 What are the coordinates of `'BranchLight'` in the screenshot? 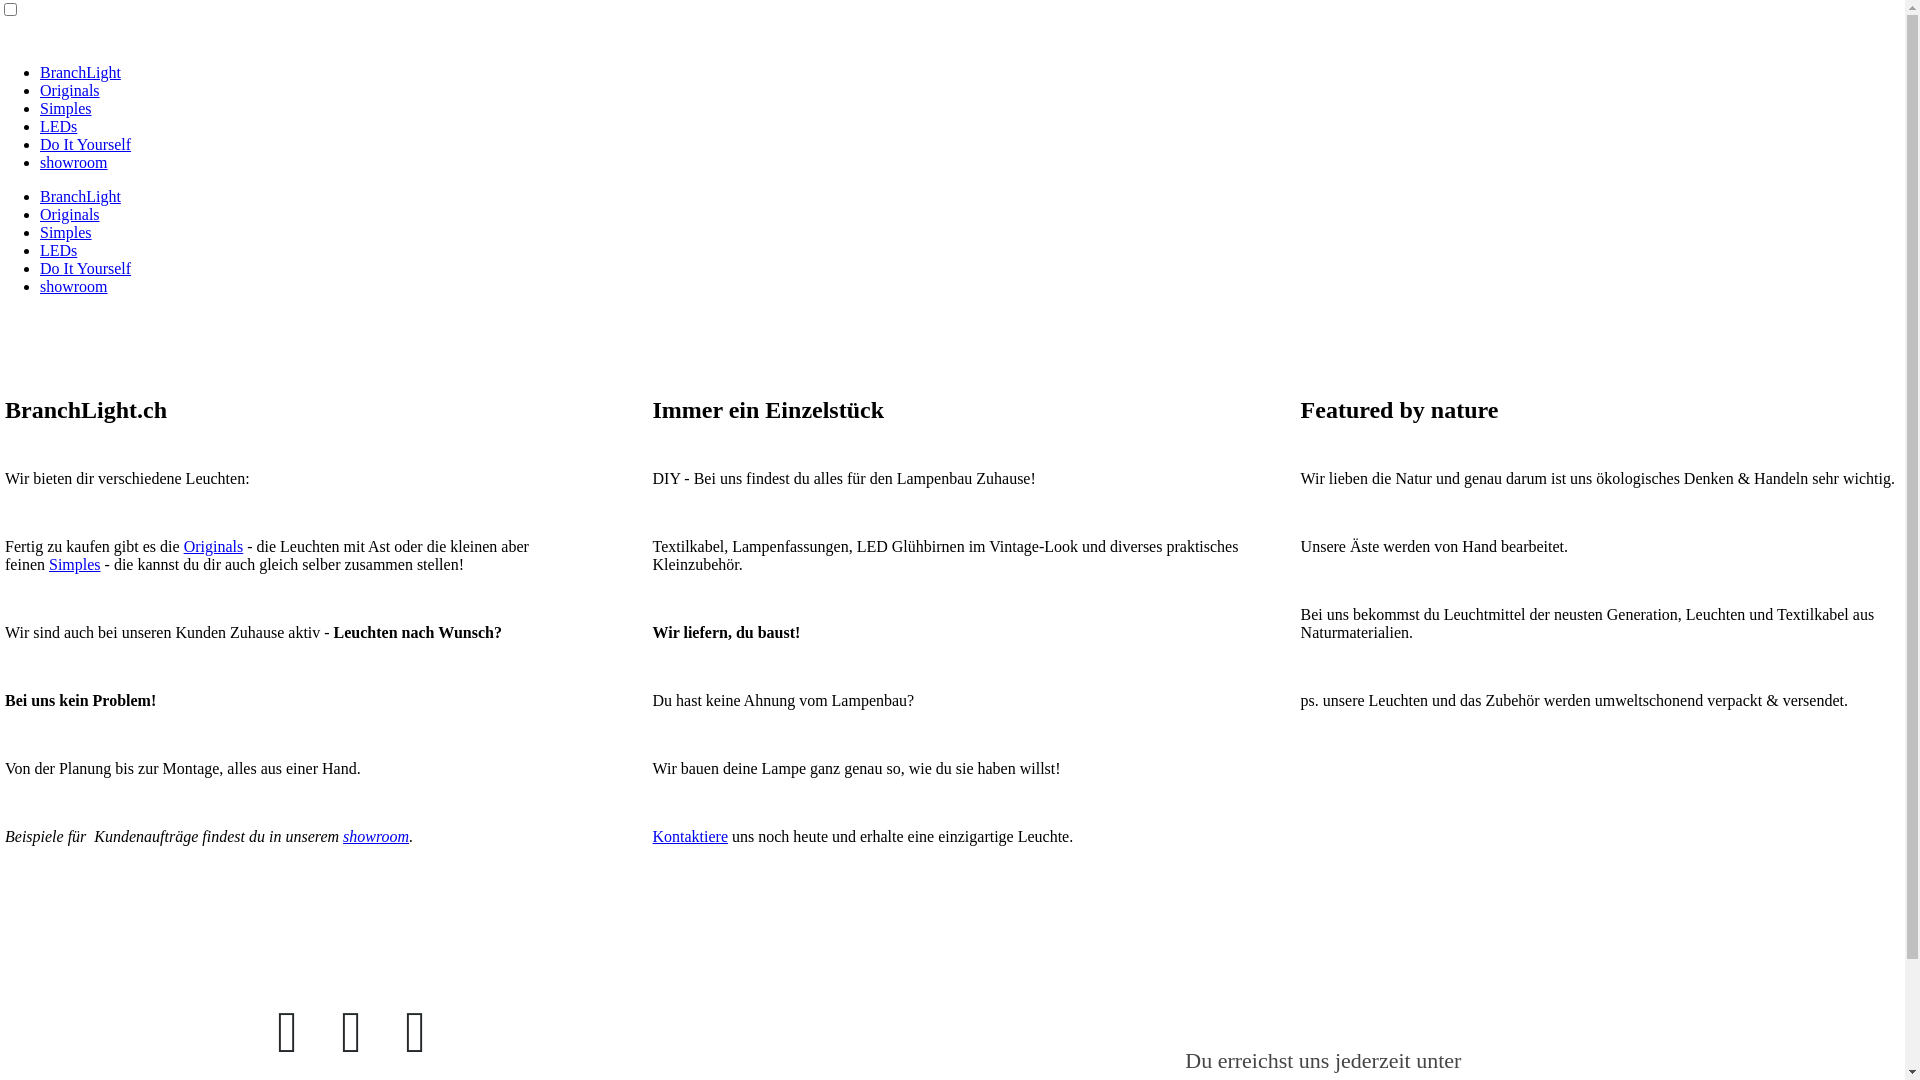 It's located at (80, 196).